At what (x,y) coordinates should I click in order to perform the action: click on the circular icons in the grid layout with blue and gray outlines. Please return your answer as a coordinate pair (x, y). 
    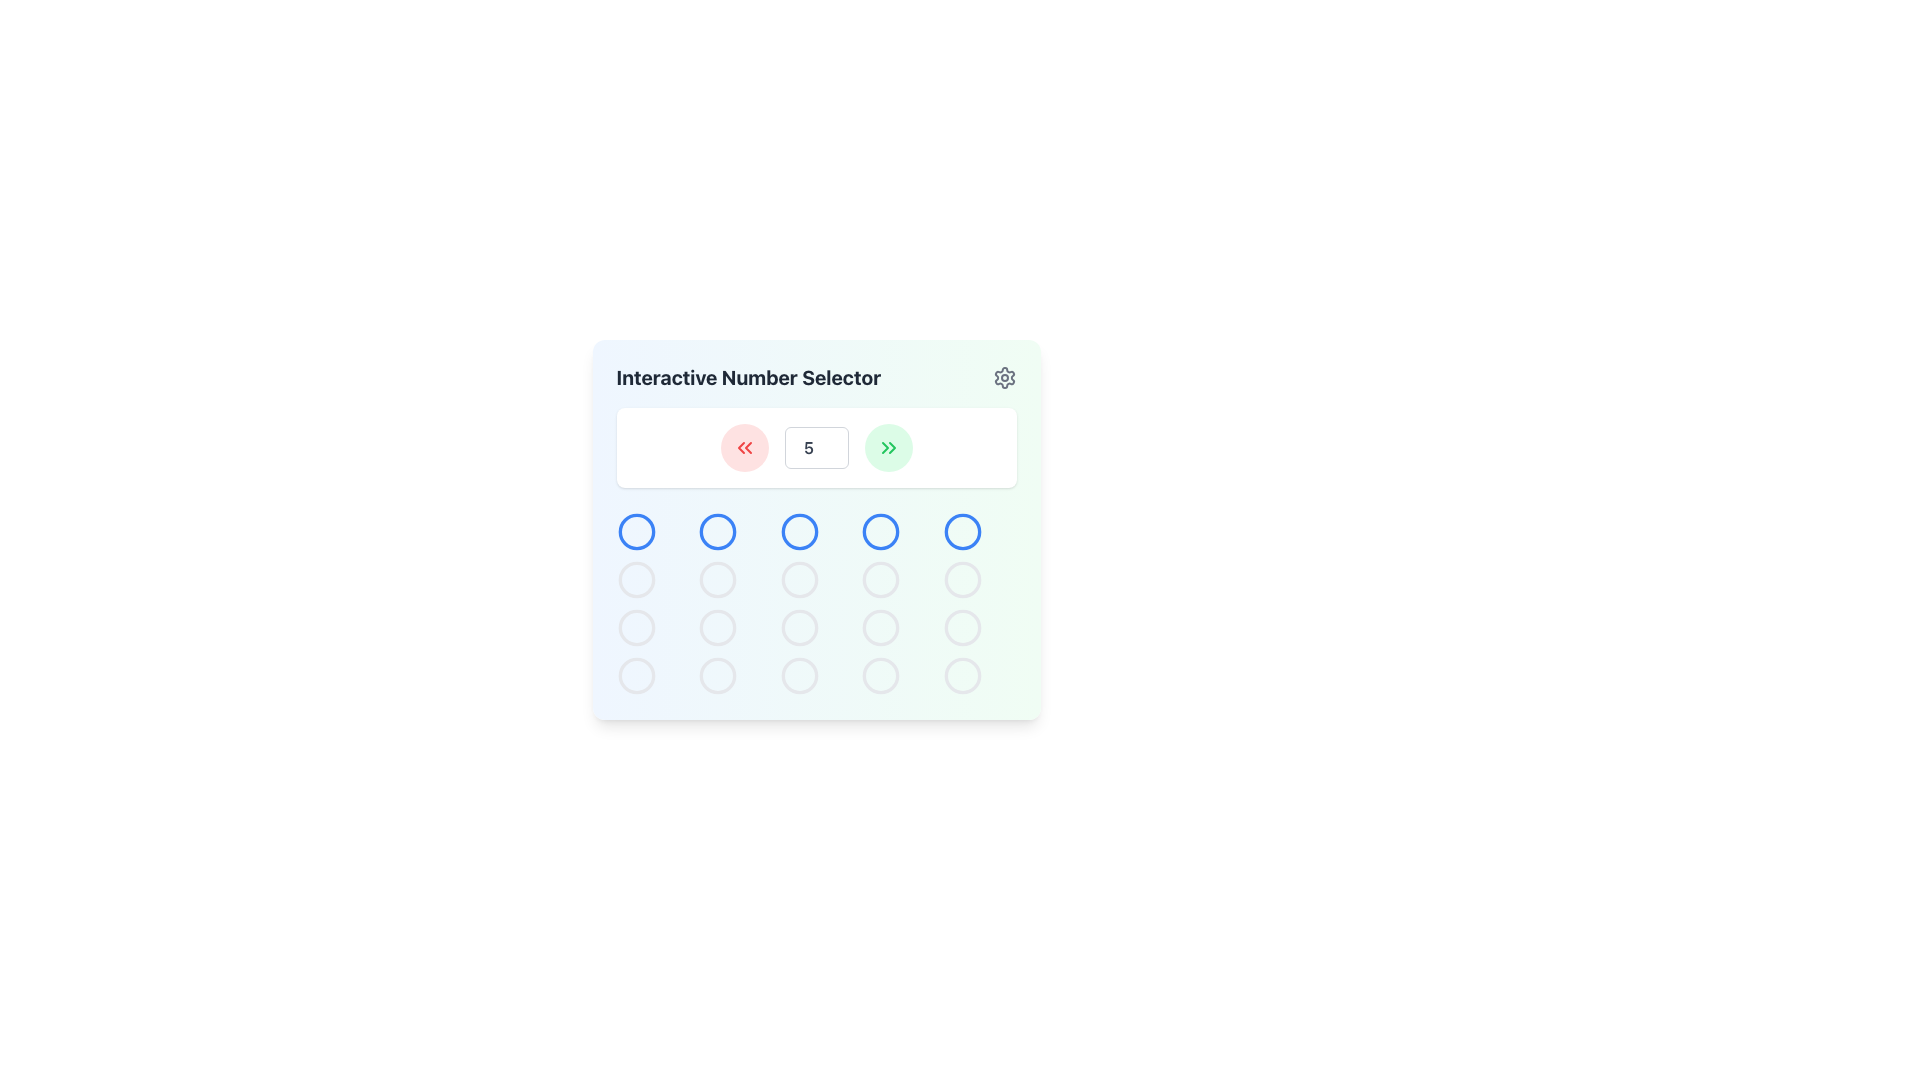
    Looking at the image, I should click on (816, 603).